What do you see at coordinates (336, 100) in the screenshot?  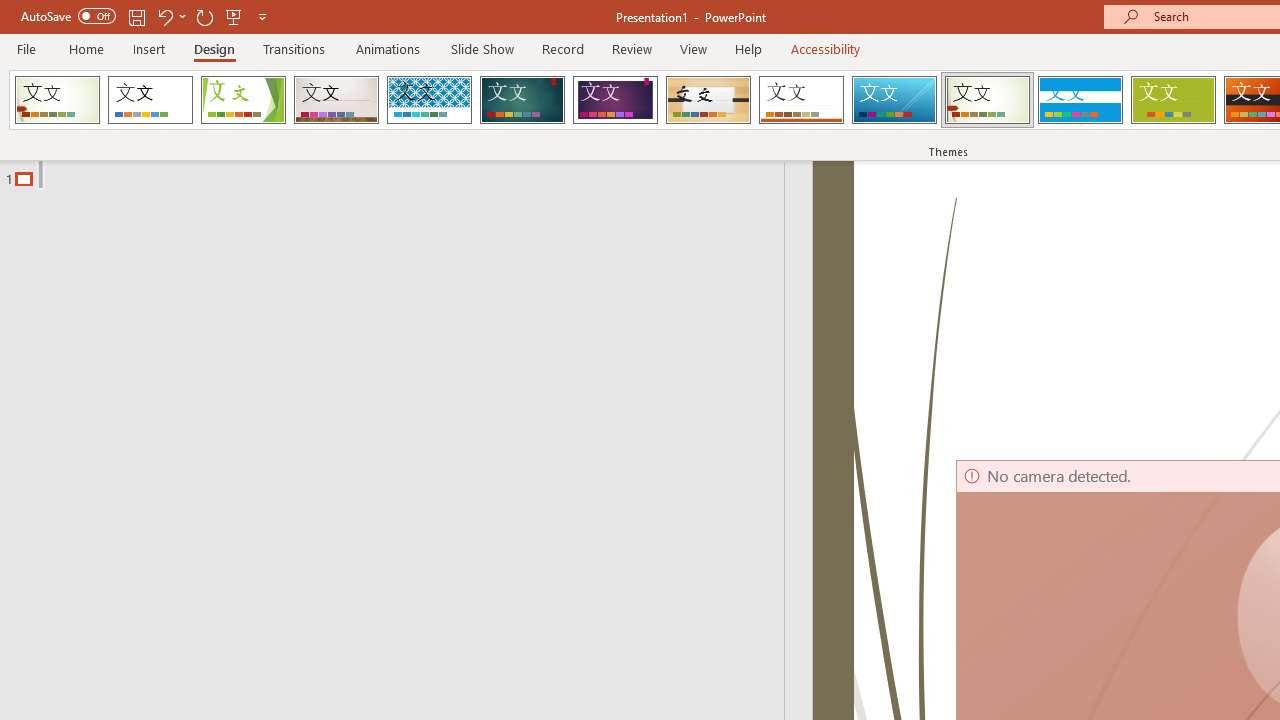 I see `'Gallery'` at bounding box center [336, 100].